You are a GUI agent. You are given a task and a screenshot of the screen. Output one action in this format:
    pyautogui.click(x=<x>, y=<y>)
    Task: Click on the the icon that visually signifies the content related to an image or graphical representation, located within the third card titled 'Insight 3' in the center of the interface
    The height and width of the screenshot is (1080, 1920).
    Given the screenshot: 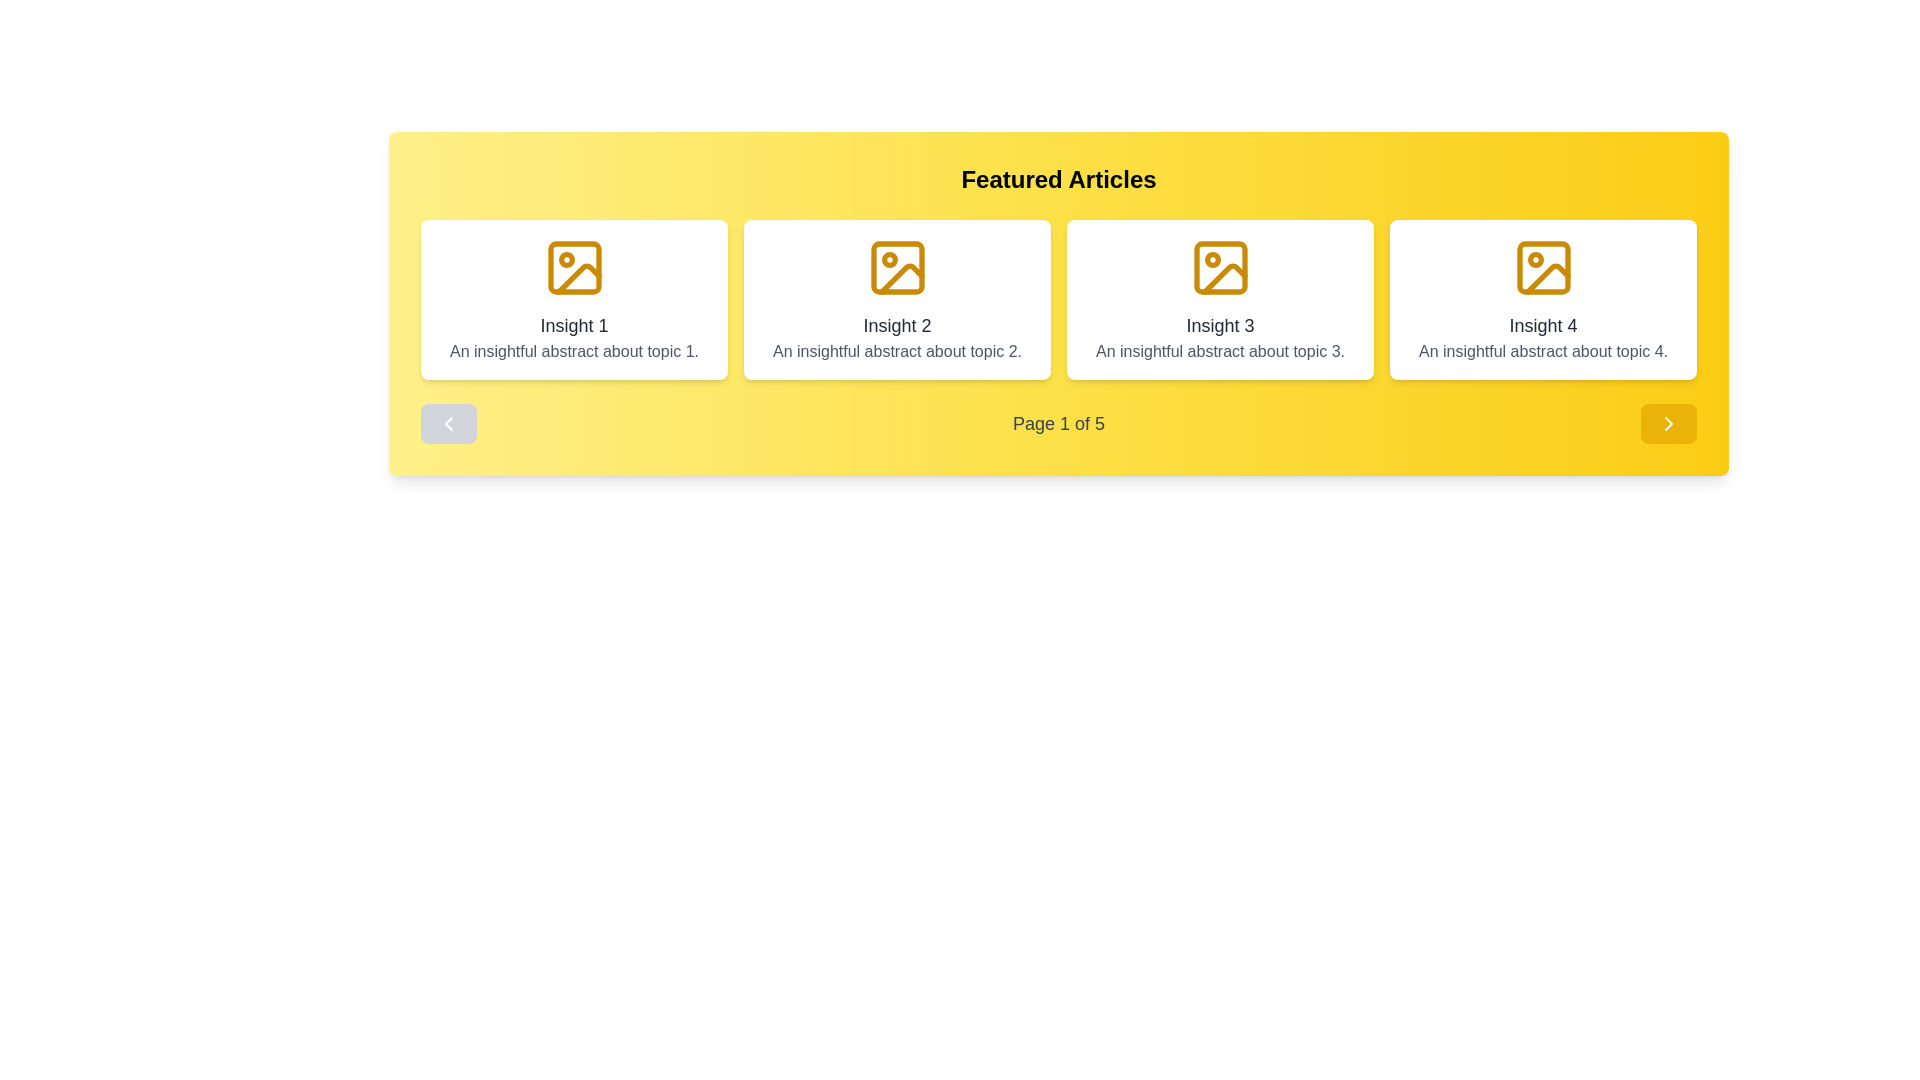 What is the action you would take?
    pyautogui.click(x=1219, y=266)
    